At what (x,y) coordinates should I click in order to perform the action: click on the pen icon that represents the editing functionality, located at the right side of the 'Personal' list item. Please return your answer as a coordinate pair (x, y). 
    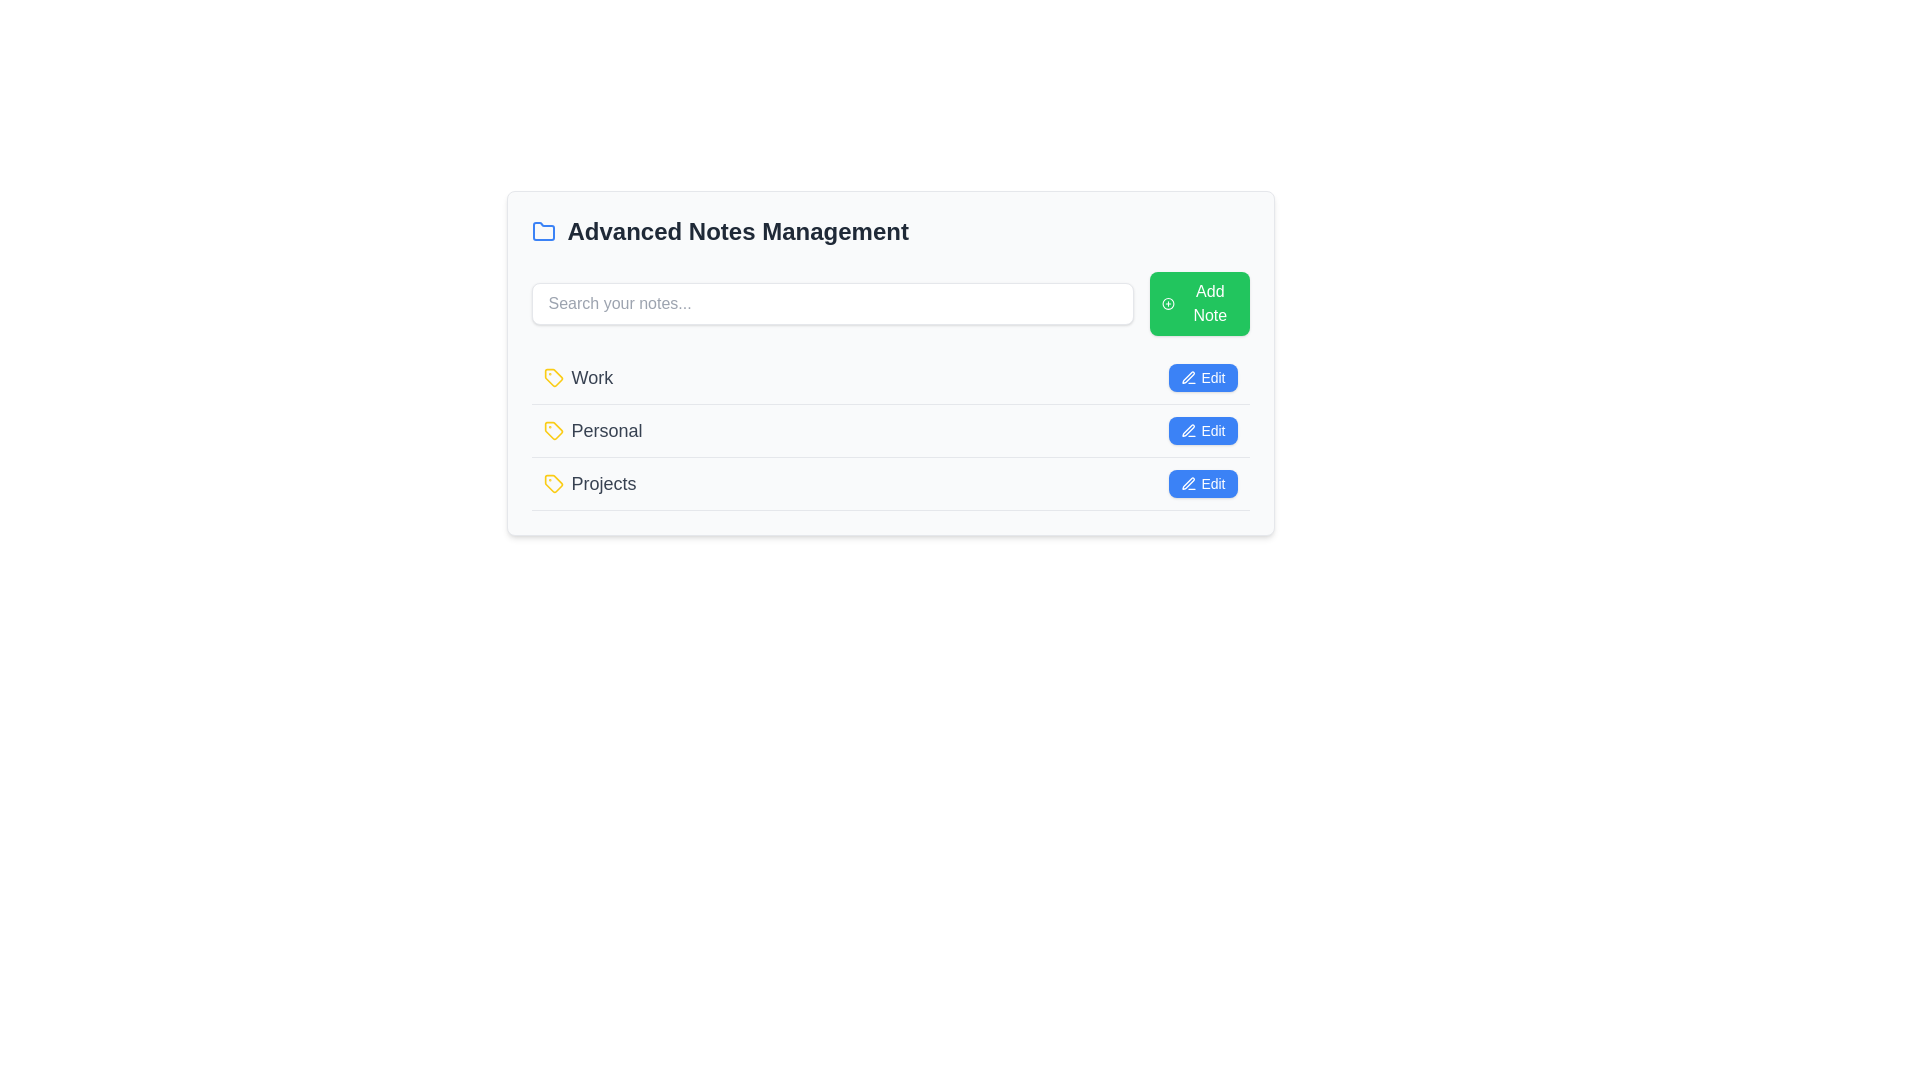
    Looking at the image, I should click on (1189, 429).